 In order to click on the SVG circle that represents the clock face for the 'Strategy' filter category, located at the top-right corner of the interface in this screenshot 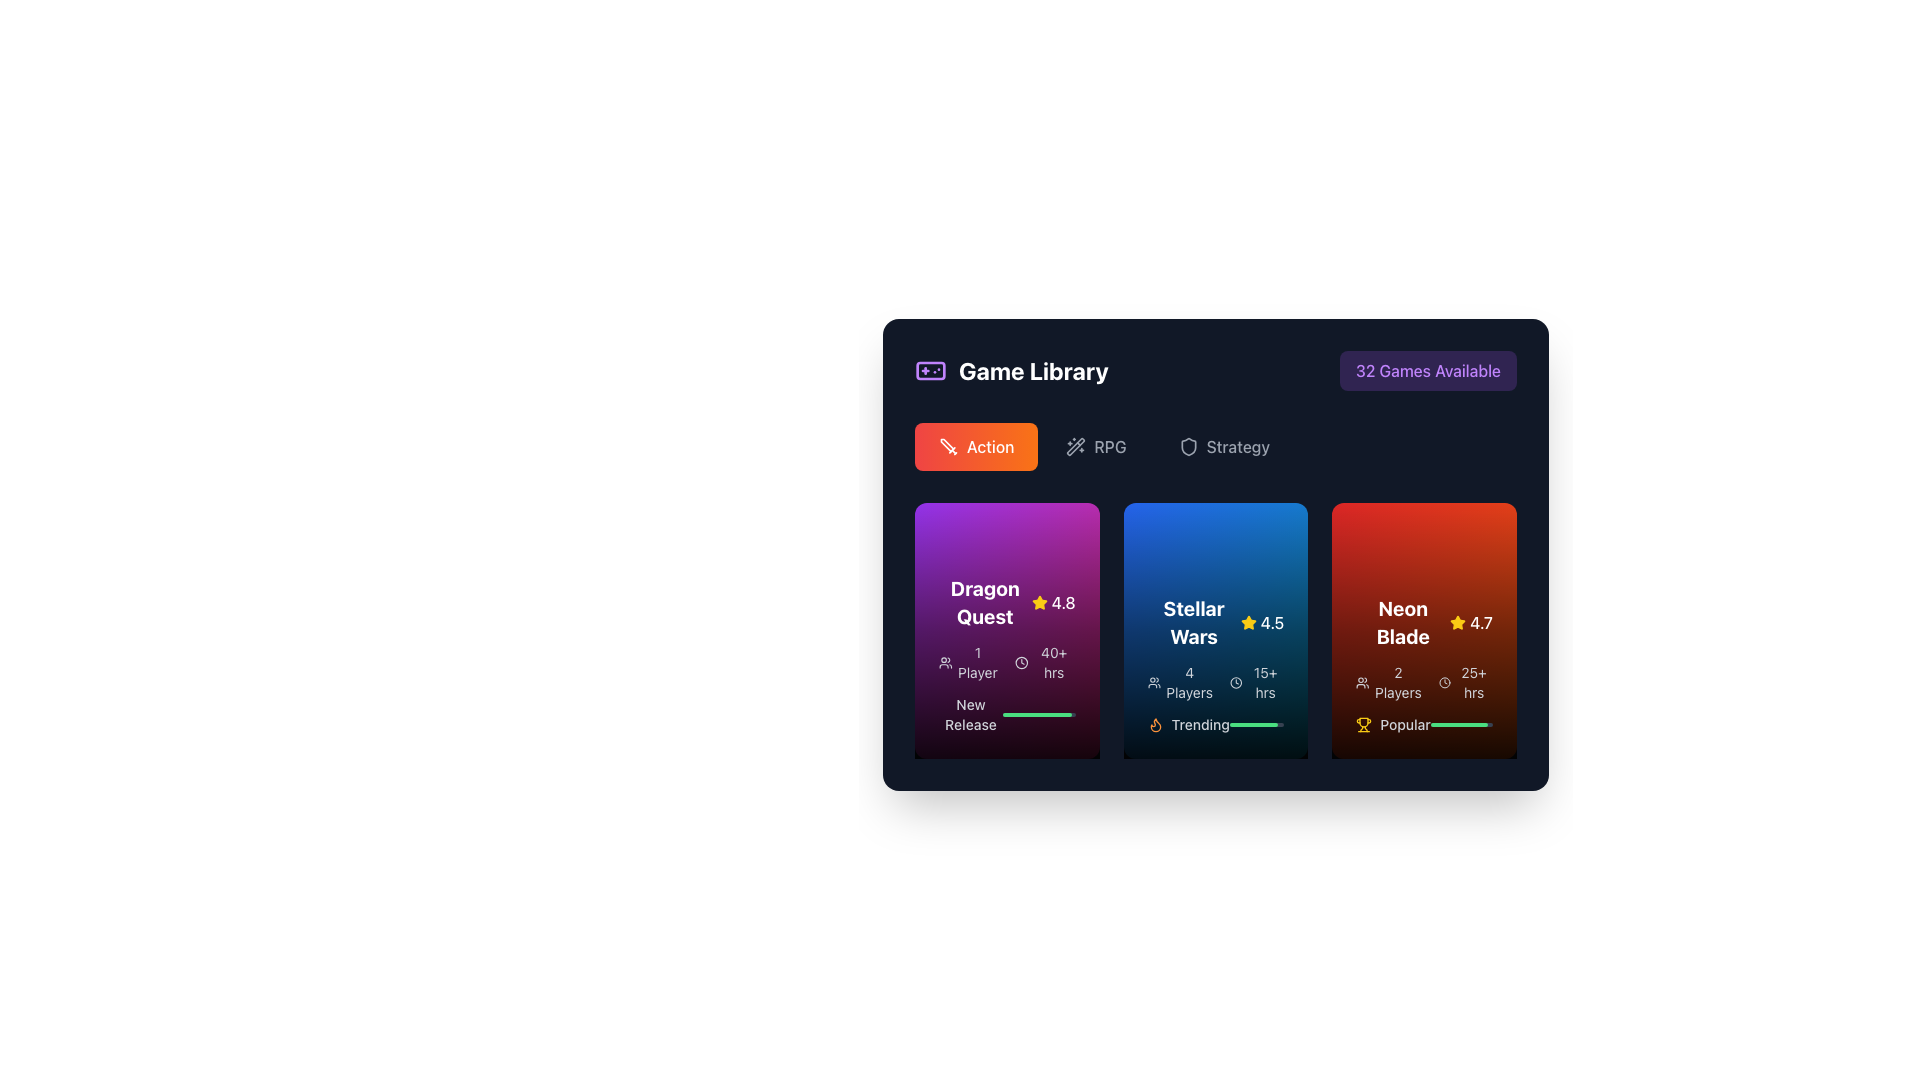, I will do `click(1445, 681)`.